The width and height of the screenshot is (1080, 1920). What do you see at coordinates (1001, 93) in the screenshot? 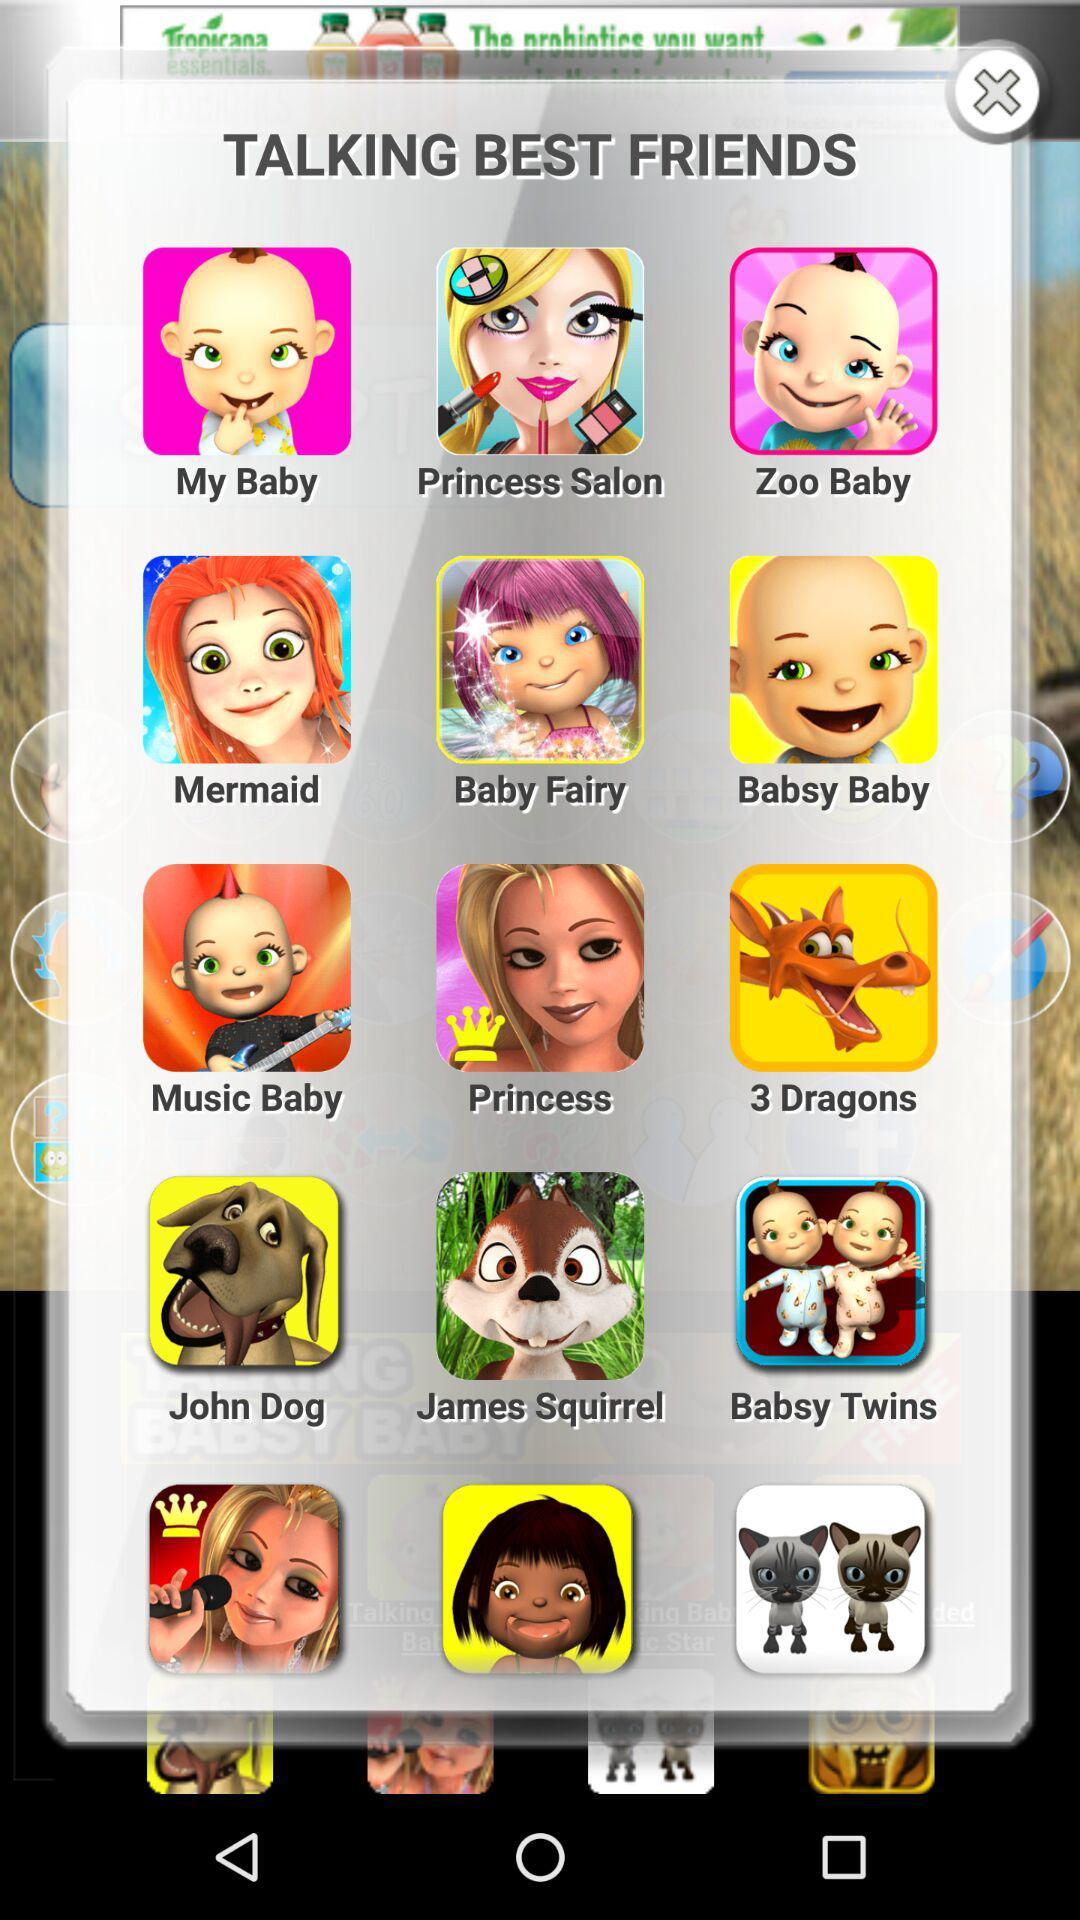
I see `page` at bounding box center [1001, 93].